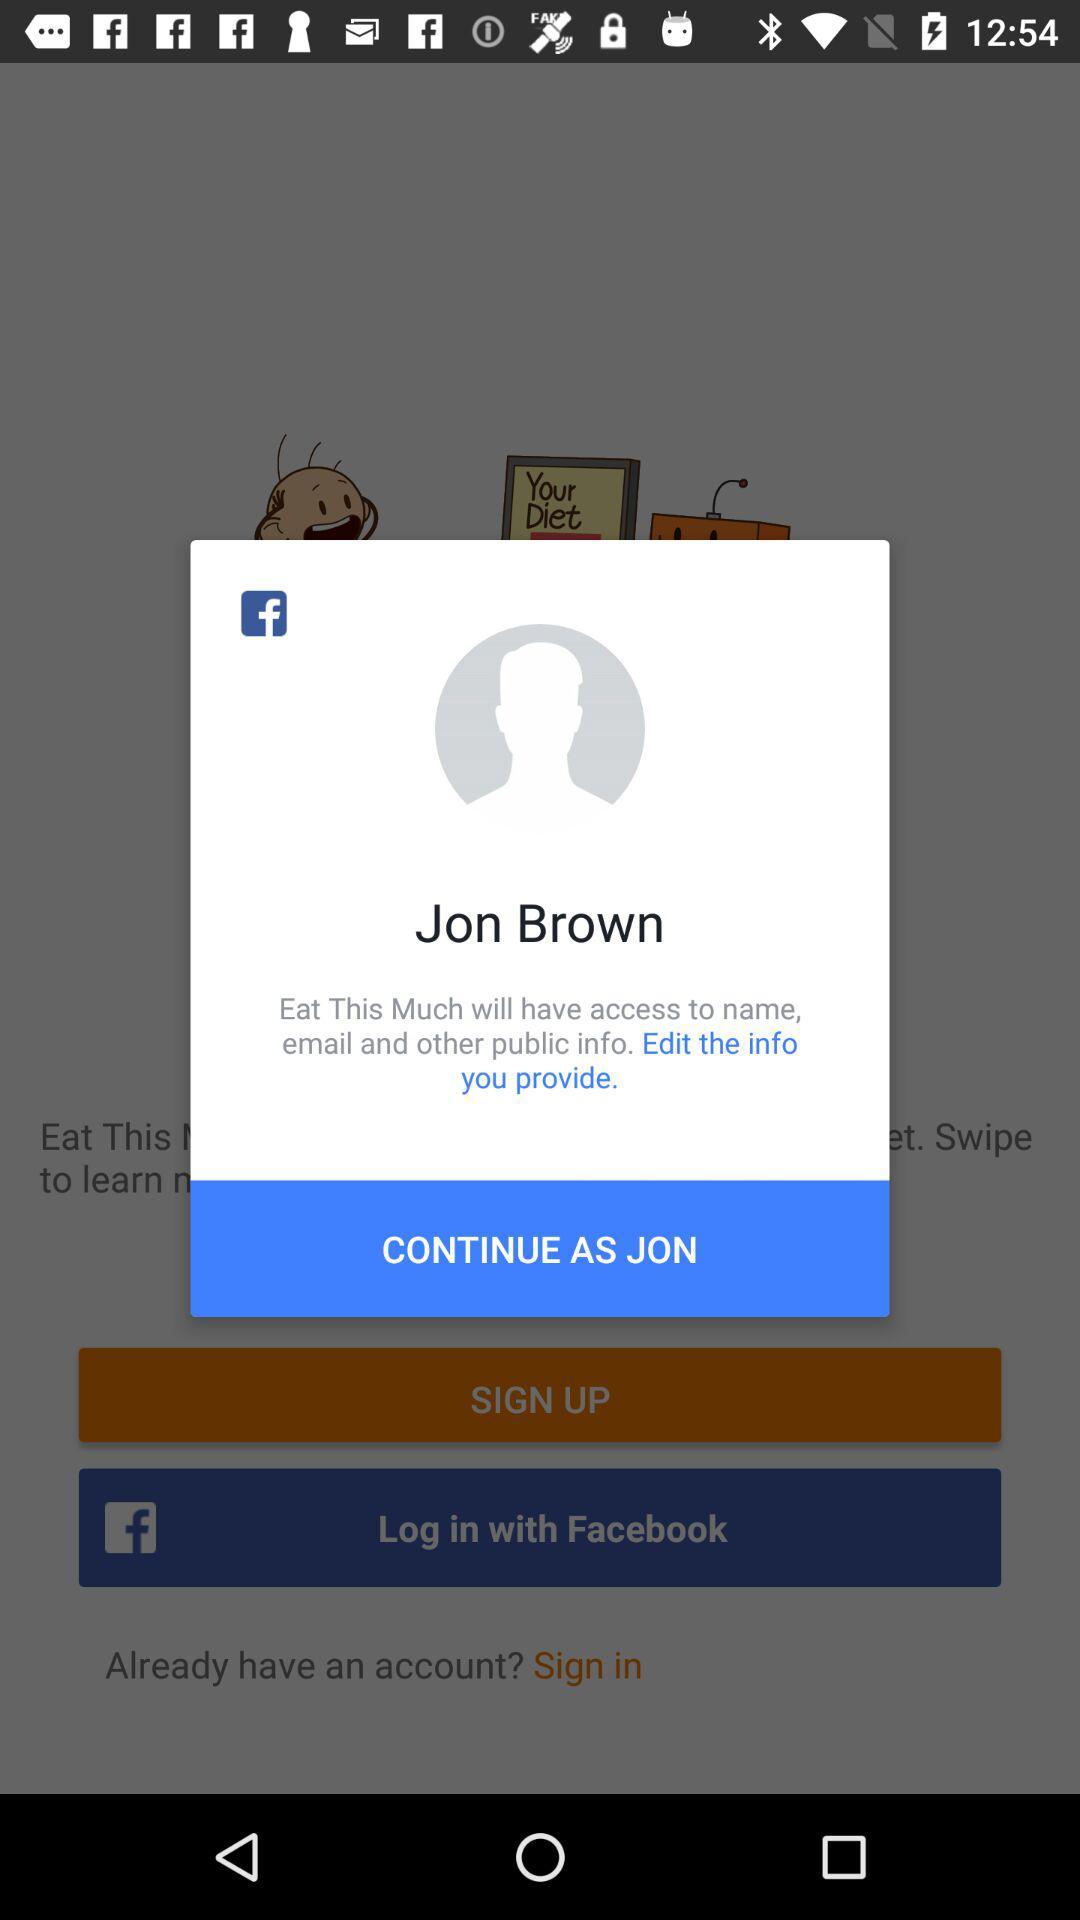 The width and height of the screenshot is (1080, 1920). Describe the element at coordinates (540, 1247) in the screenshot. I see `the continue as jon icon` at that location.